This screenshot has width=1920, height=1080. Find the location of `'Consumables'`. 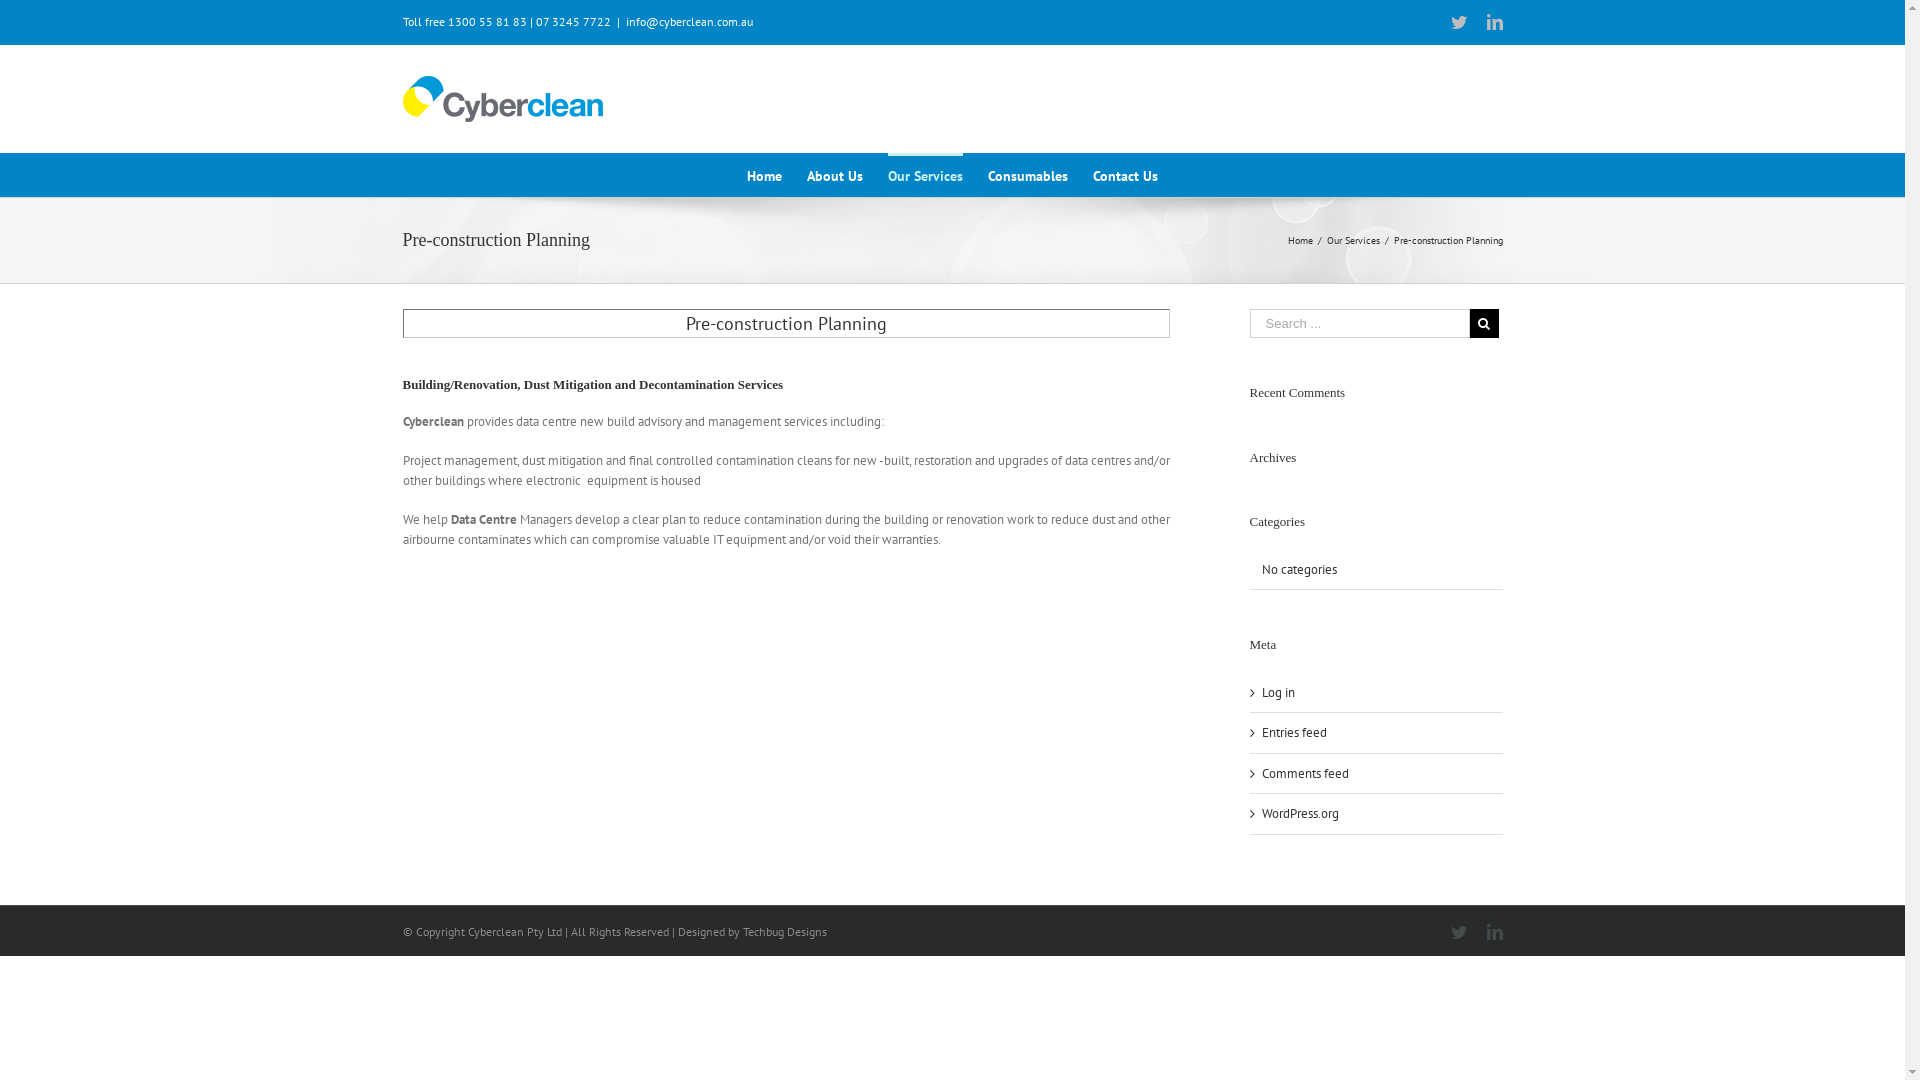

'Consumables' is located at coordinates (1027, 173).